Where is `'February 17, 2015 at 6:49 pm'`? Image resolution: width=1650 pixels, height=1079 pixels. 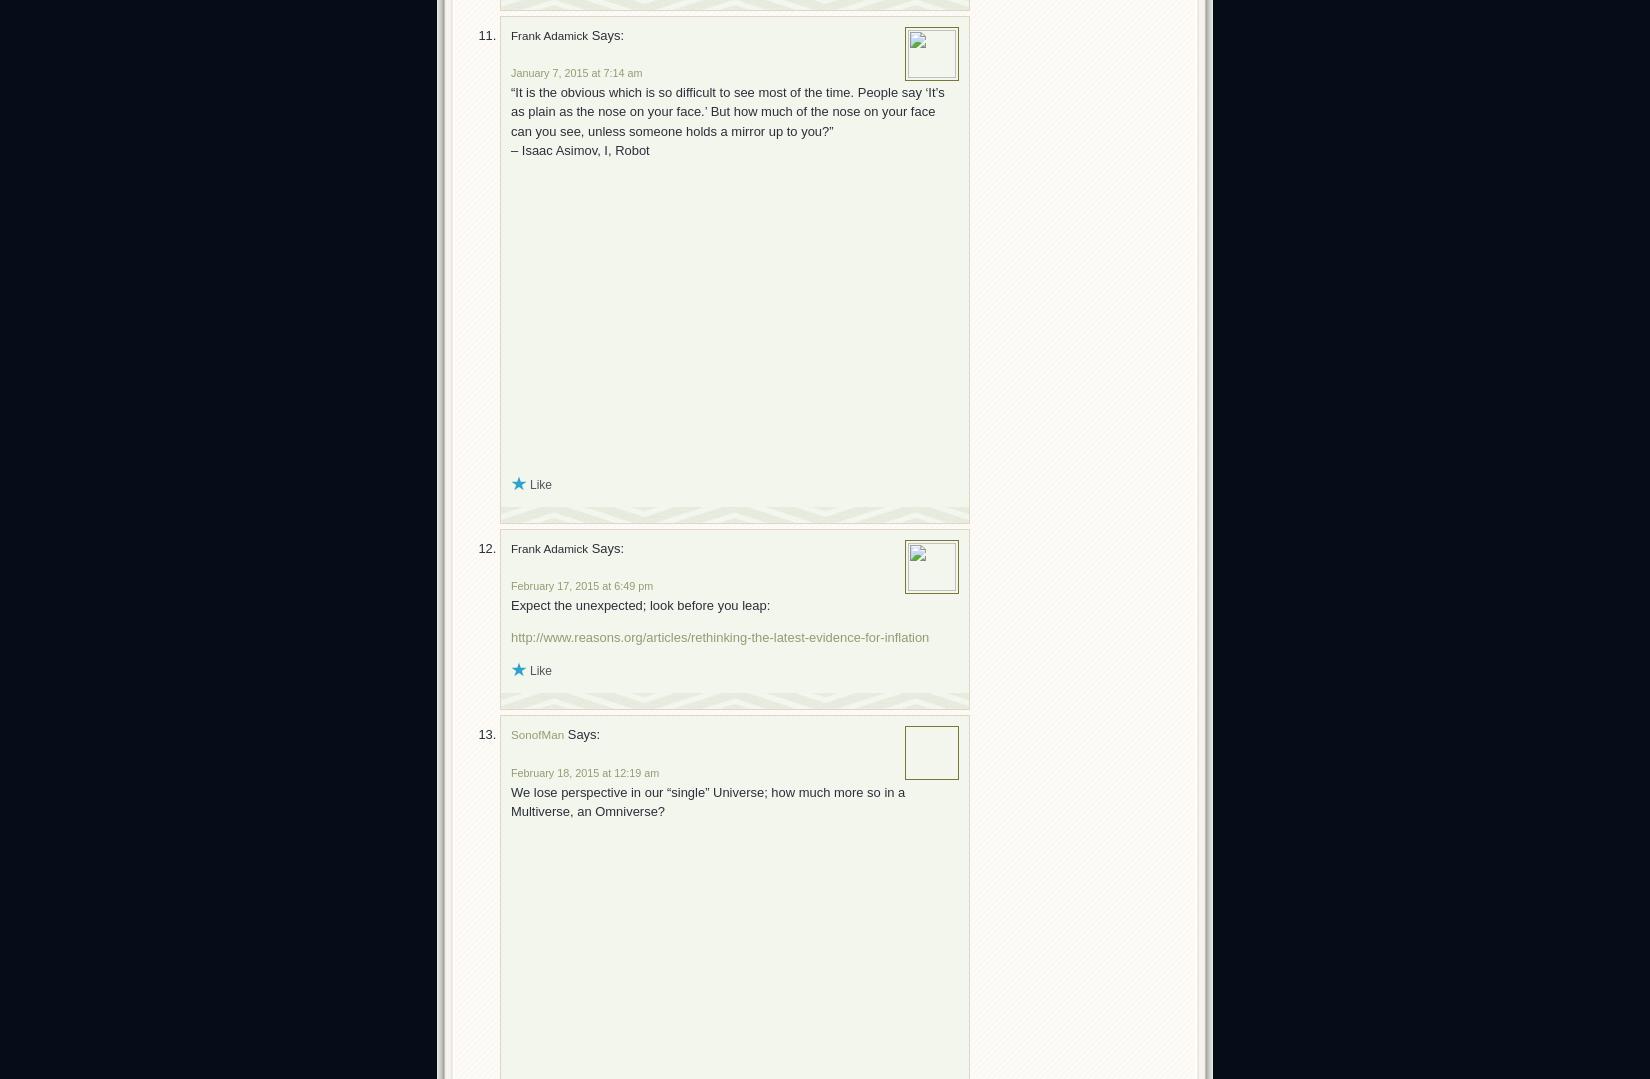 'February 17, 2015 at 6:49 pm' is located at coordinates (580, 585).